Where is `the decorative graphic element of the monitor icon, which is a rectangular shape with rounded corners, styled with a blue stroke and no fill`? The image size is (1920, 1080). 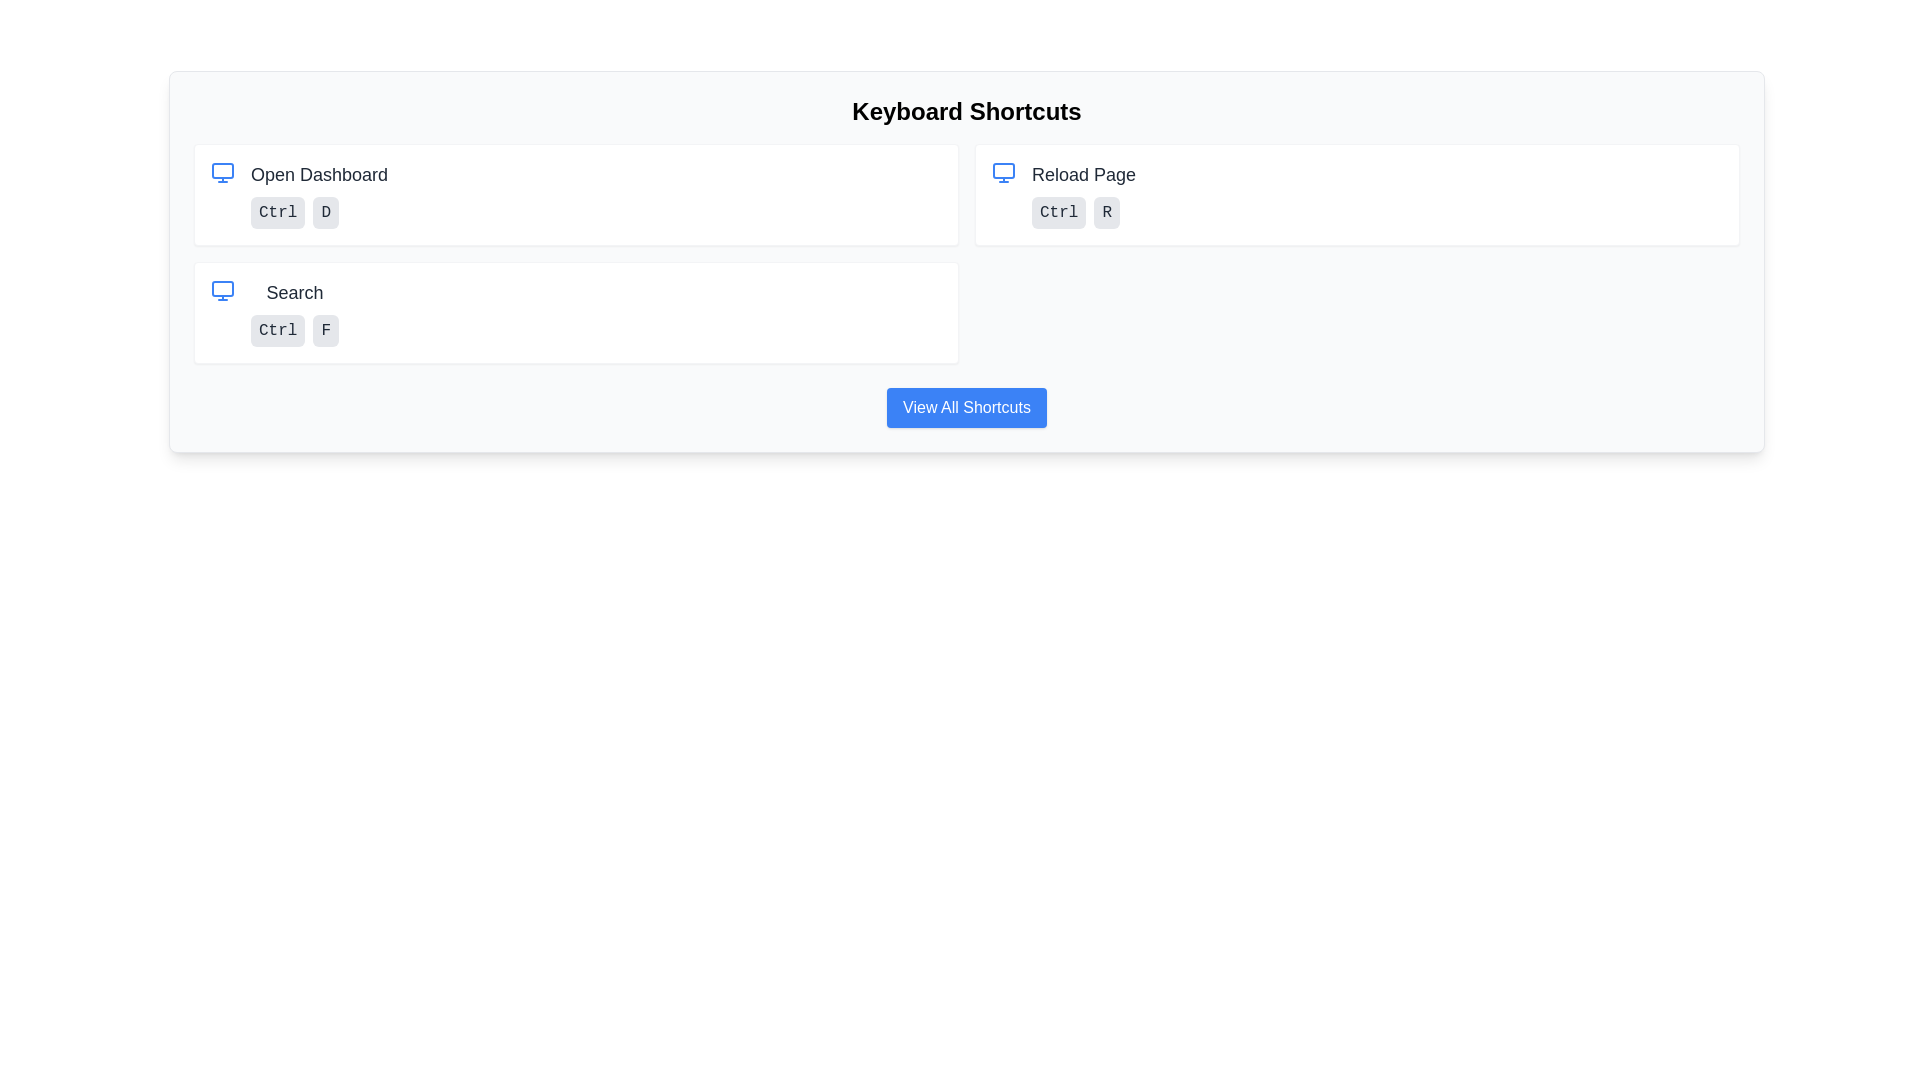
the decorative graphic element of the monitor icon, which is a rectangular shape with rounded corners, styled with a blue stroke and no fill is located at coordinates (222, 169).